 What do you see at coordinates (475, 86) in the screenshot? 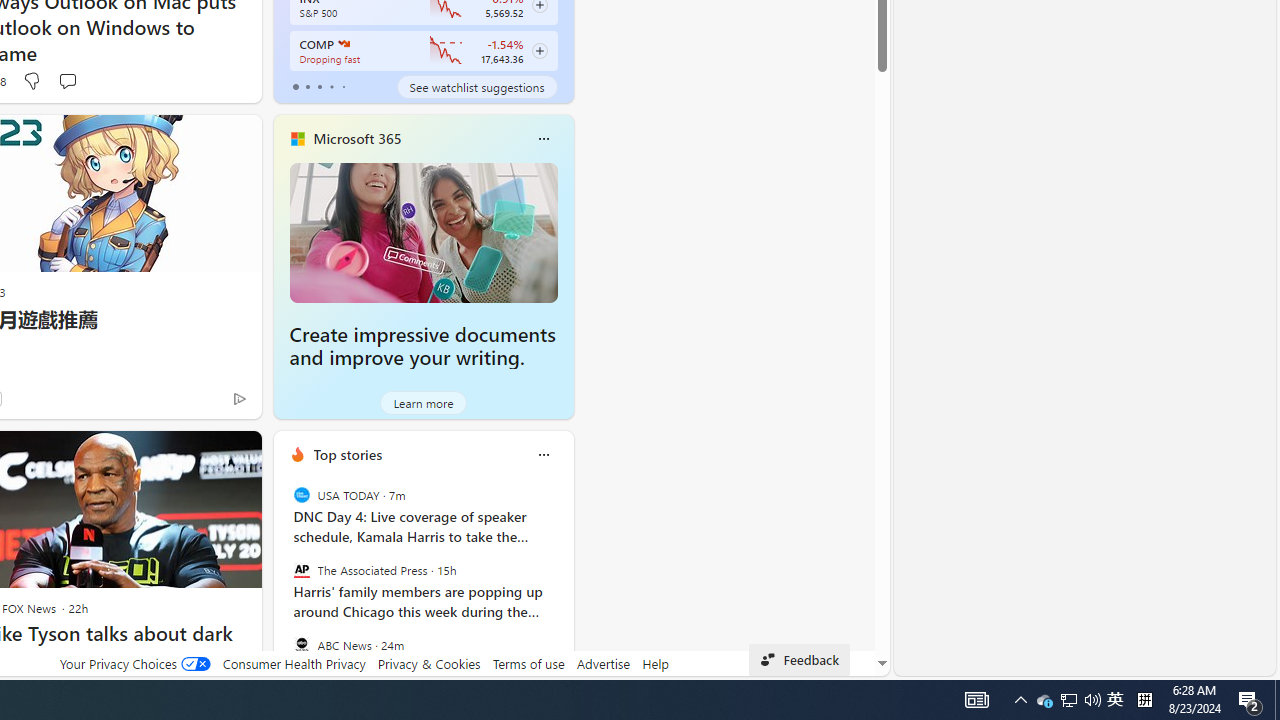
I see `'See watchlist suggestions'` at bounding box center [475, 86].